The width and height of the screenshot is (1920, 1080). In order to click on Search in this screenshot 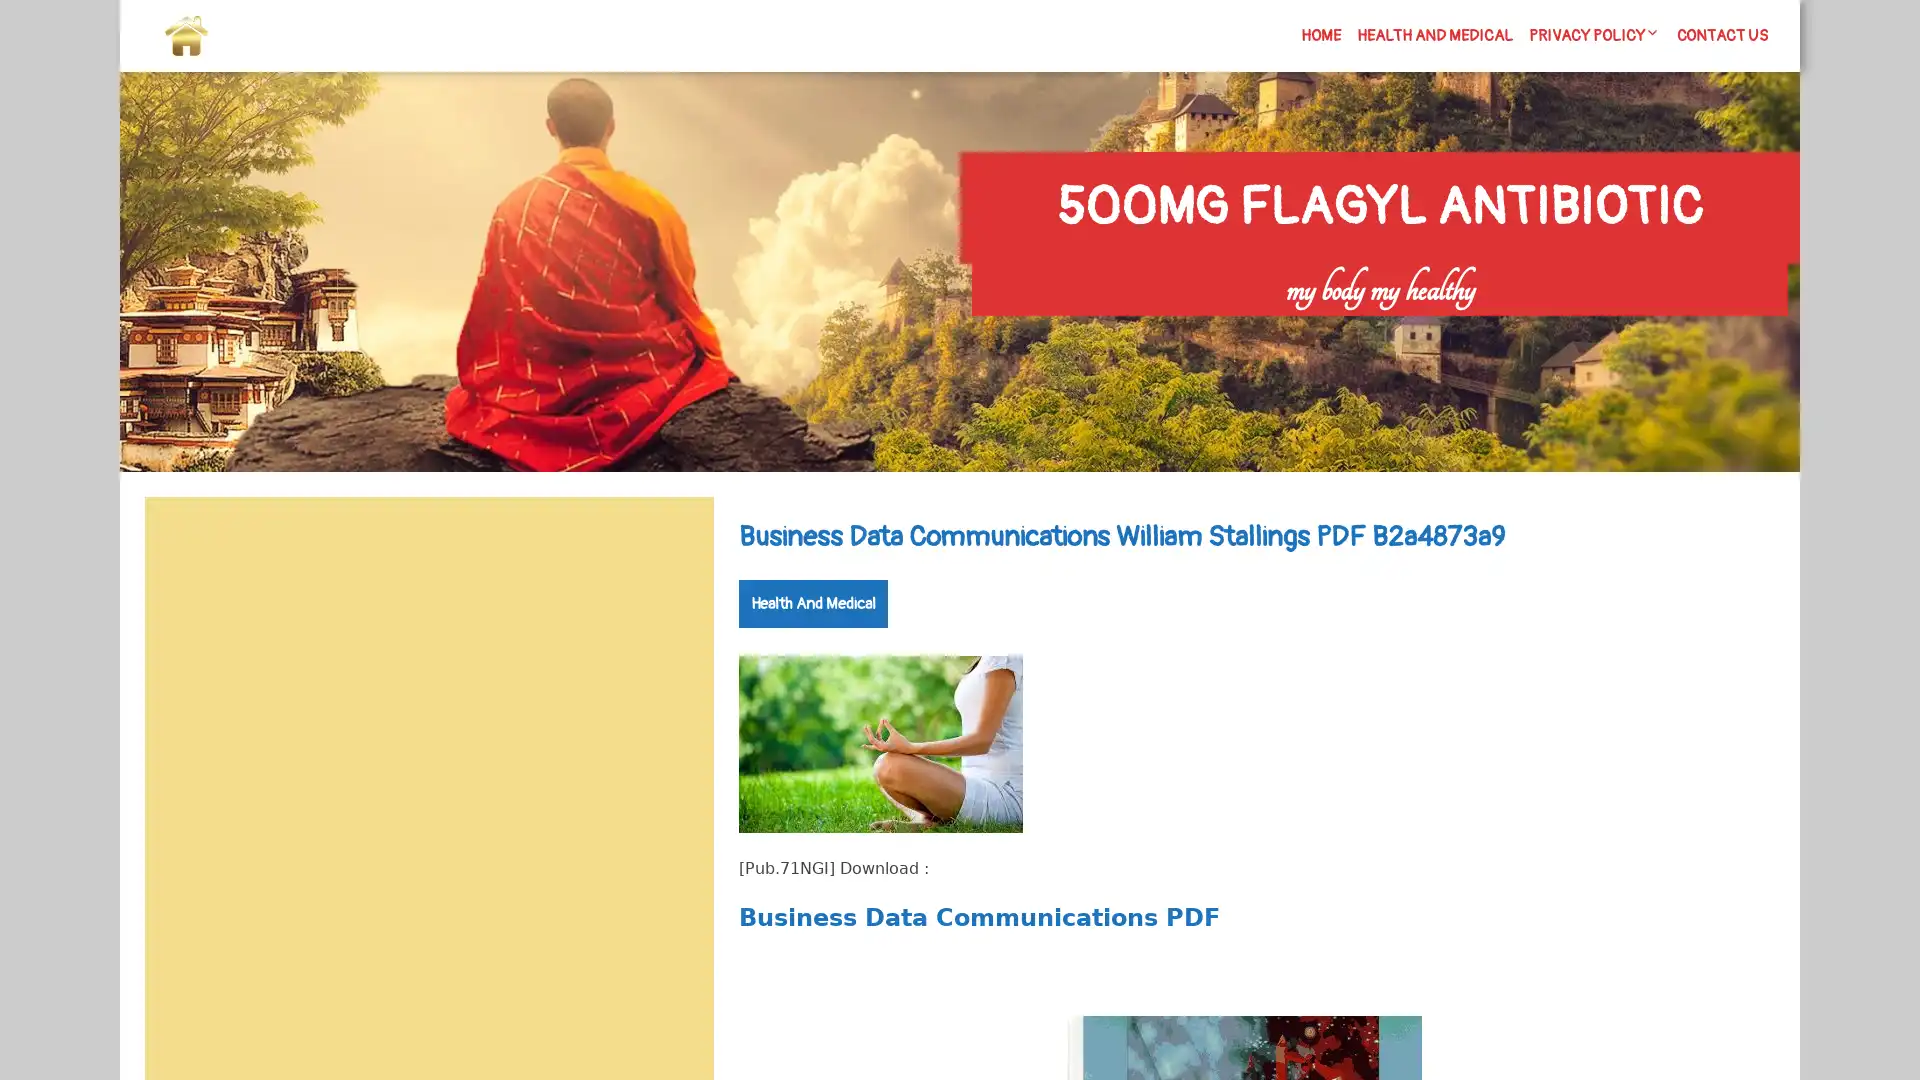, I will do `click(667, 545)`.